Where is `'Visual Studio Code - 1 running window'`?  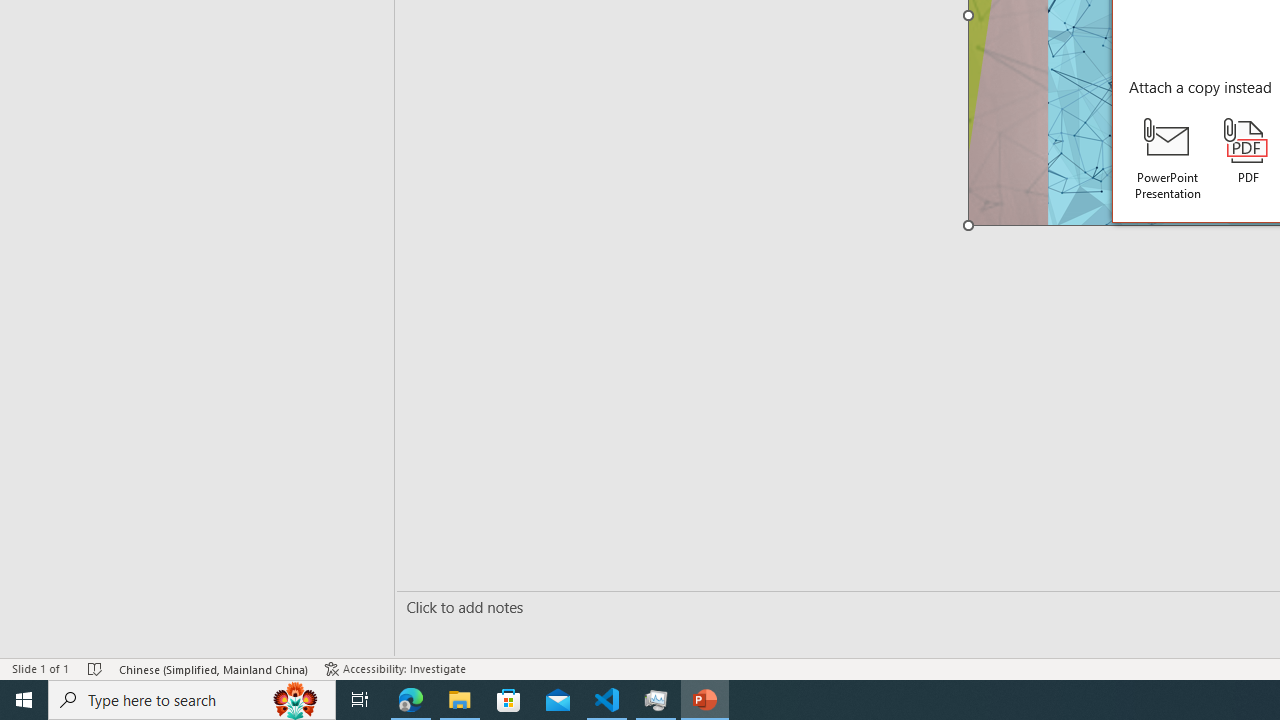
'Visual Studio Code - 1 running window' is located at coordinates (606, 698).